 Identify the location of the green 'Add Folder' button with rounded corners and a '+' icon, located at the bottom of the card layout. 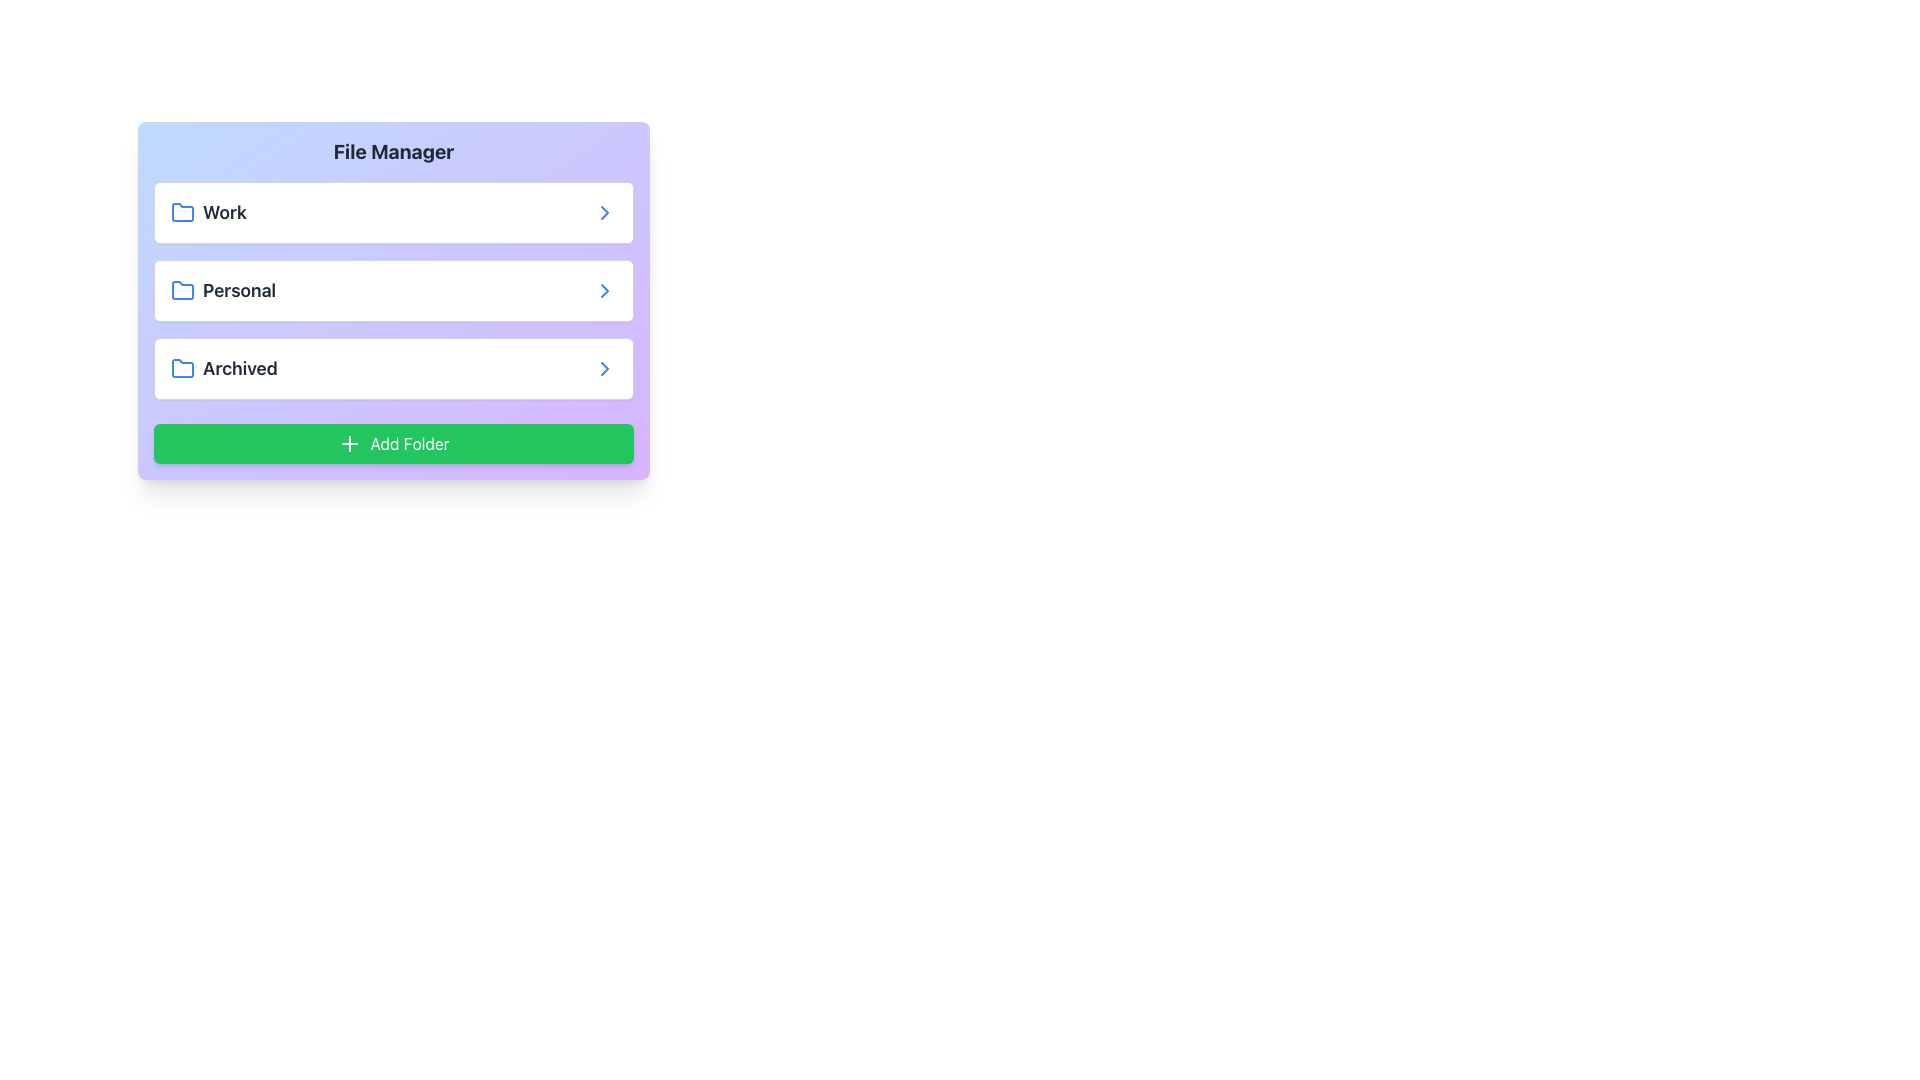
(393, 442).